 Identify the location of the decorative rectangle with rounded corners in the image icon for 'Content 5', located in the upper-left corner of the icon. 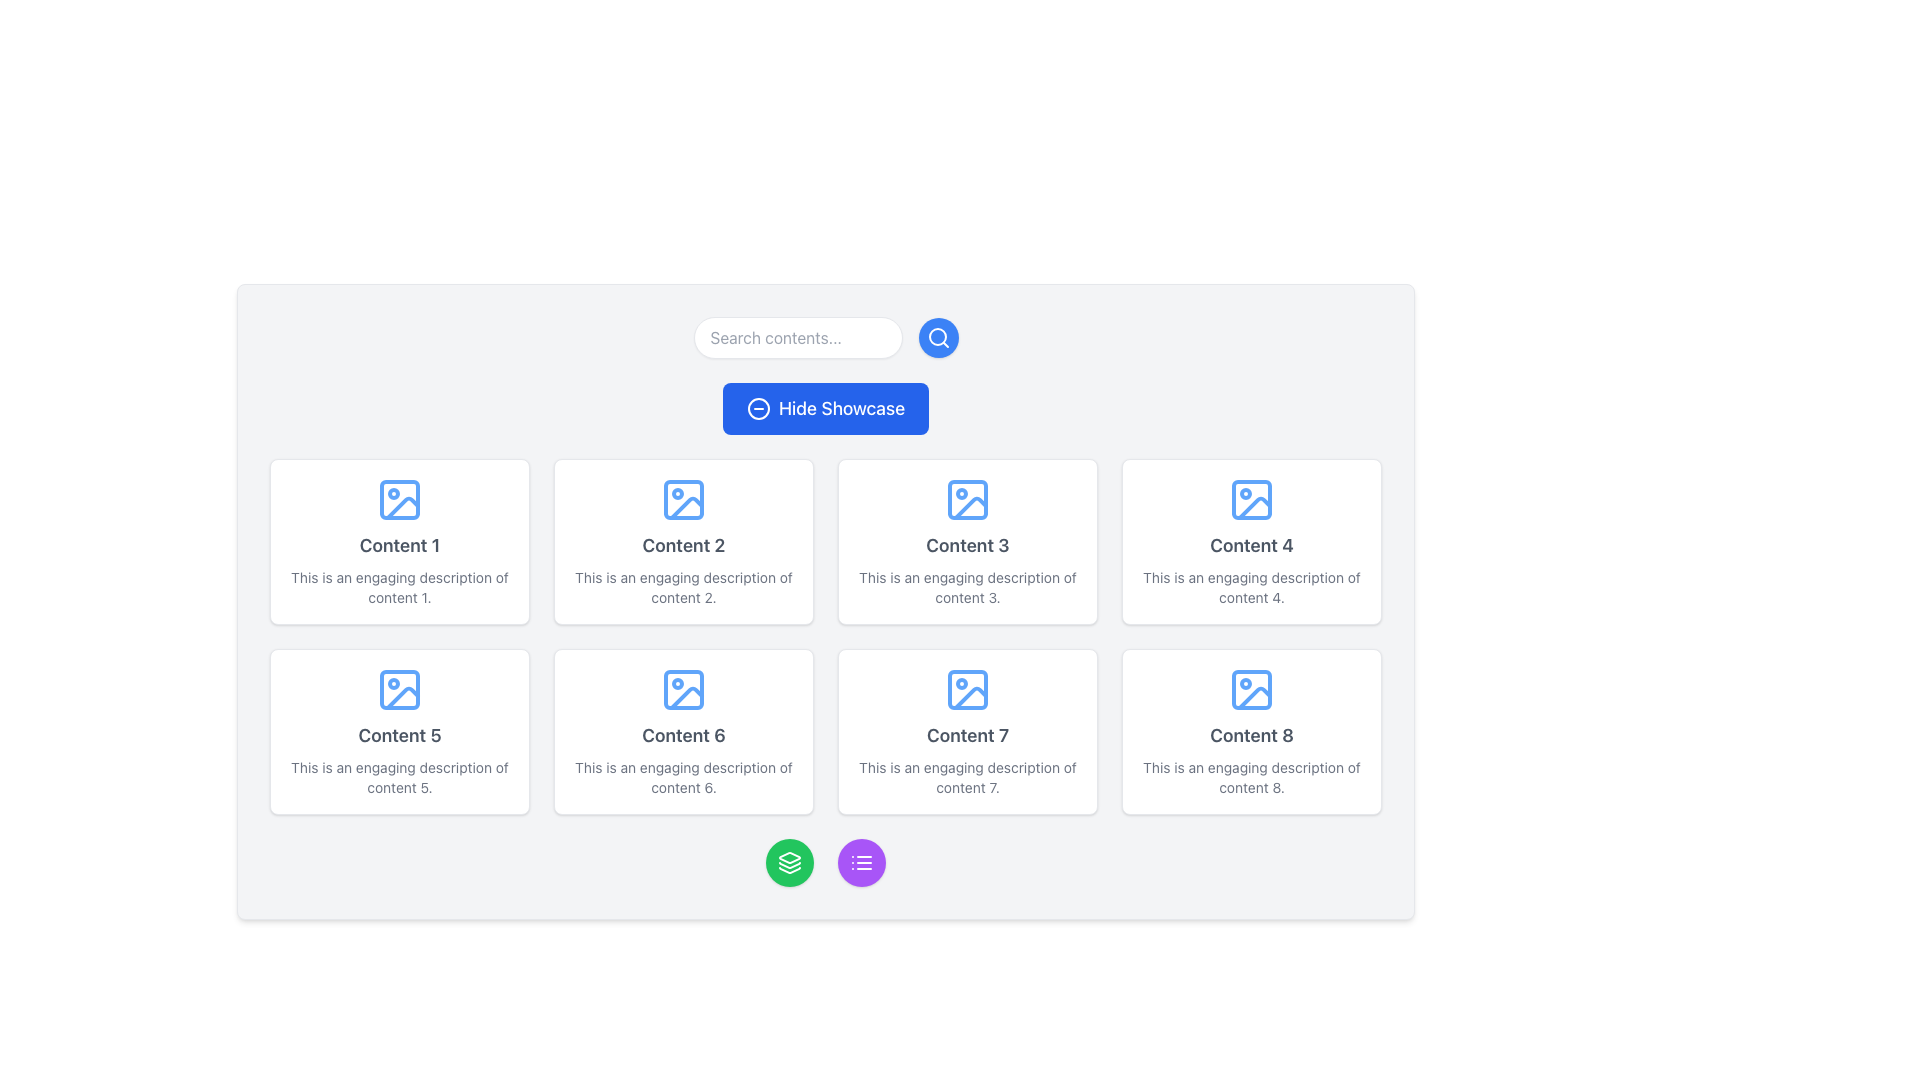
(399, 689).